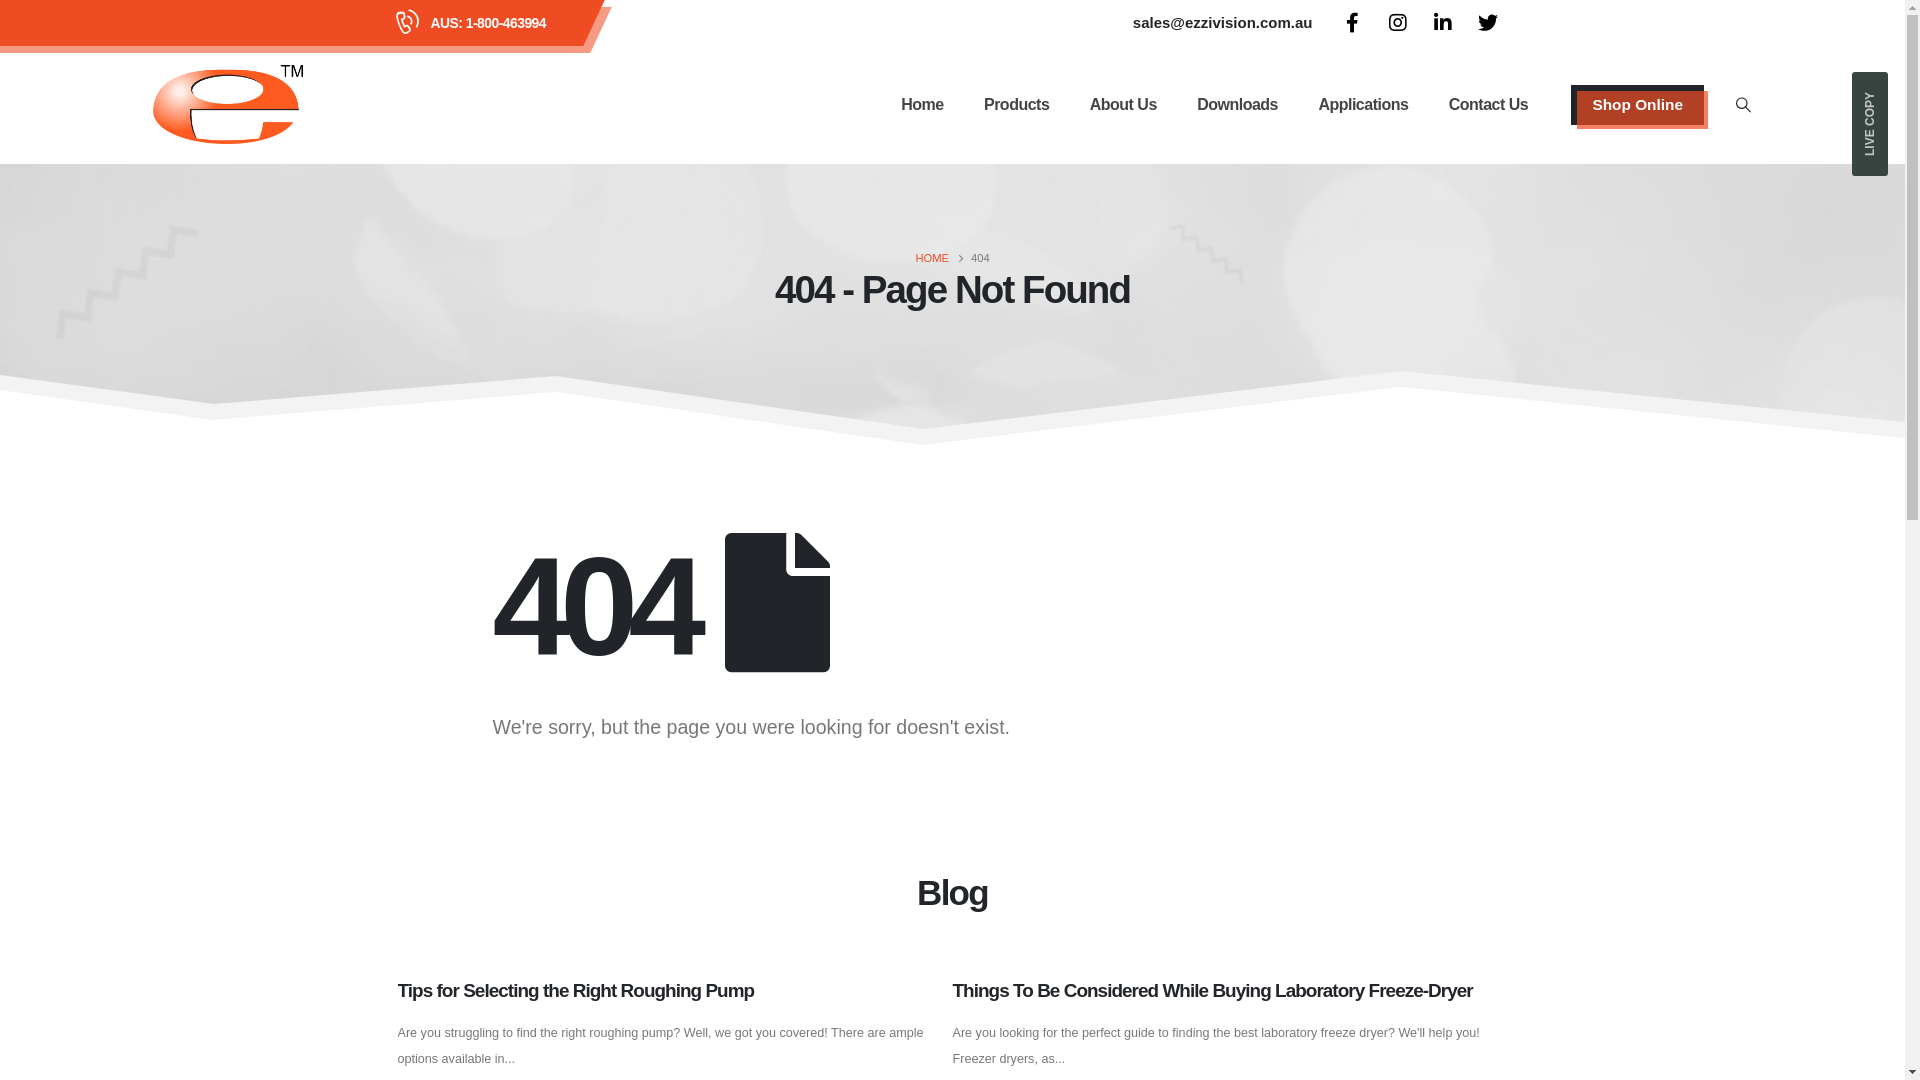 The width and height of the screenshot is (1920, 1080). What do you see at coordinates (488, 23) in the screenshot?
I see `'AUS: 1-800-463994'` at bounding box center [488, 23].